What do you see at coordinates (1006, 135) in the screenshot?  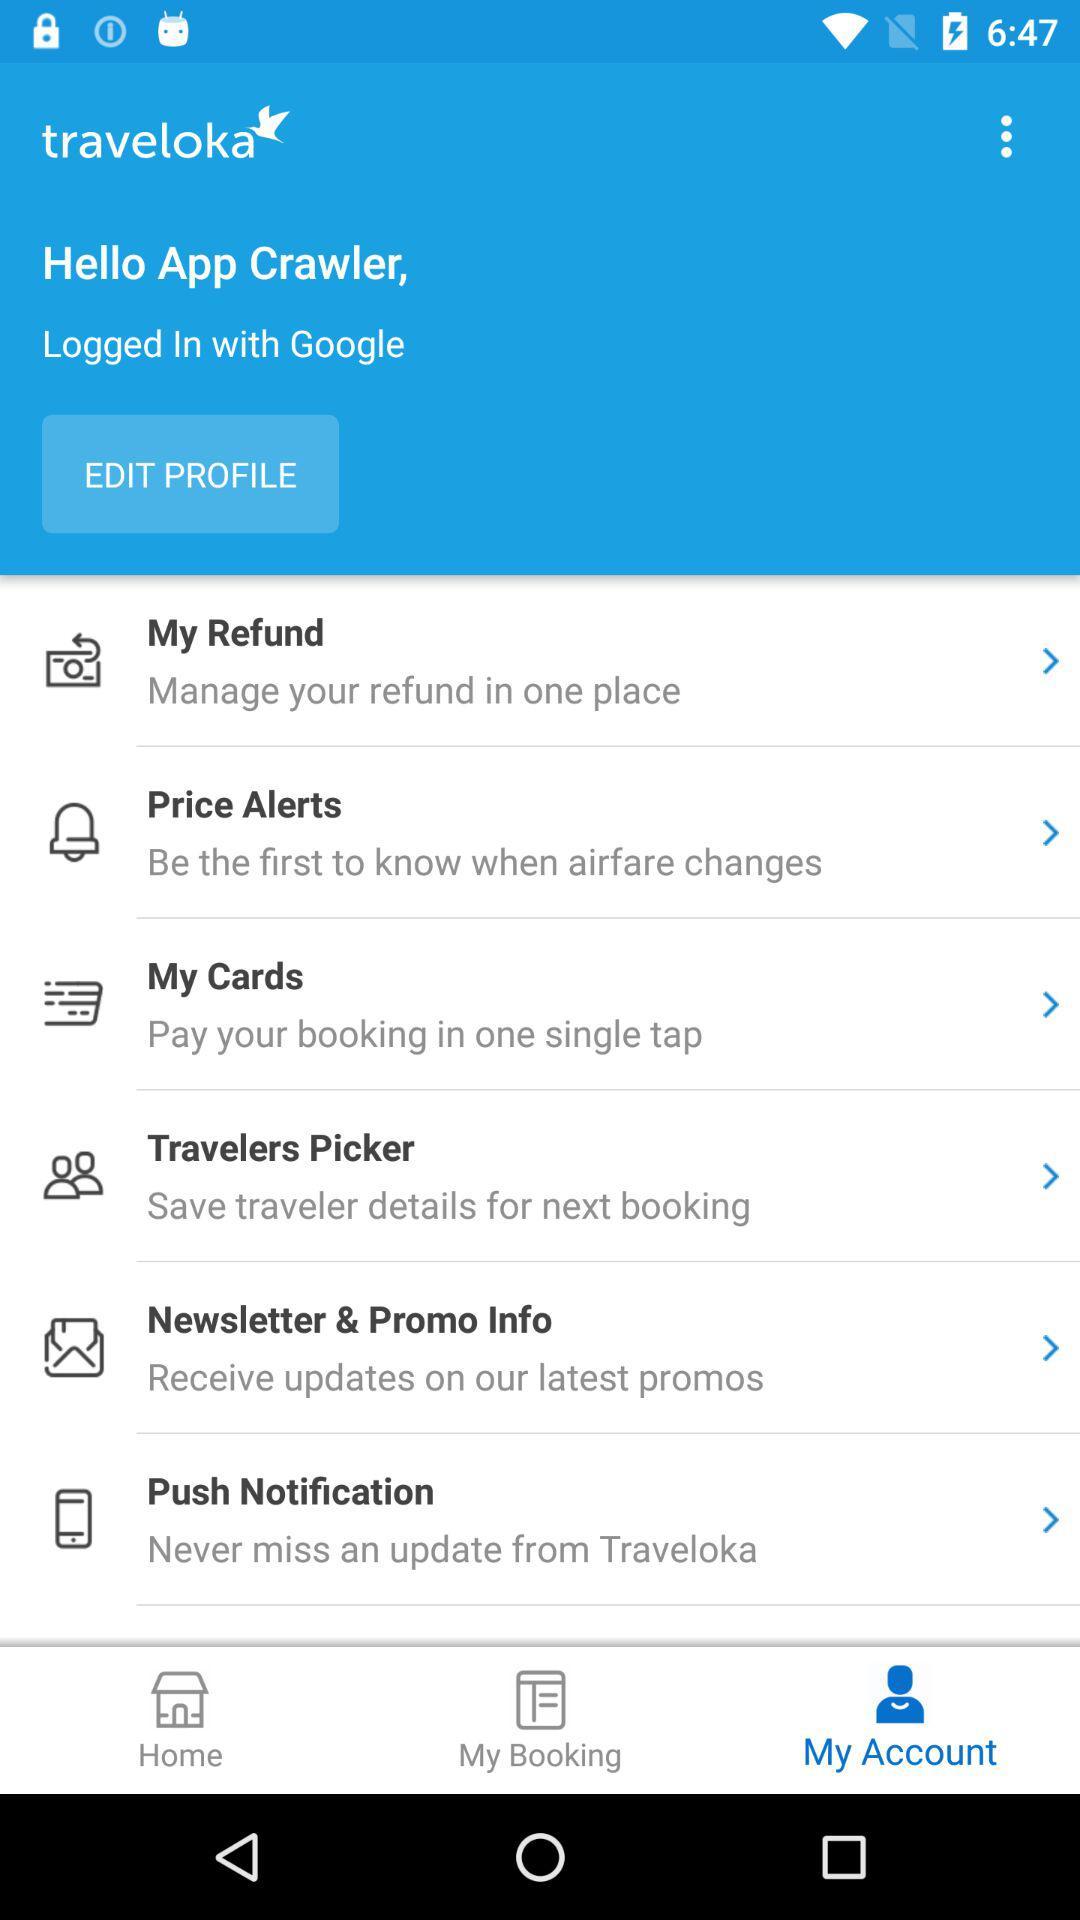 I see `open settings` at bounding box center [1006, 135].